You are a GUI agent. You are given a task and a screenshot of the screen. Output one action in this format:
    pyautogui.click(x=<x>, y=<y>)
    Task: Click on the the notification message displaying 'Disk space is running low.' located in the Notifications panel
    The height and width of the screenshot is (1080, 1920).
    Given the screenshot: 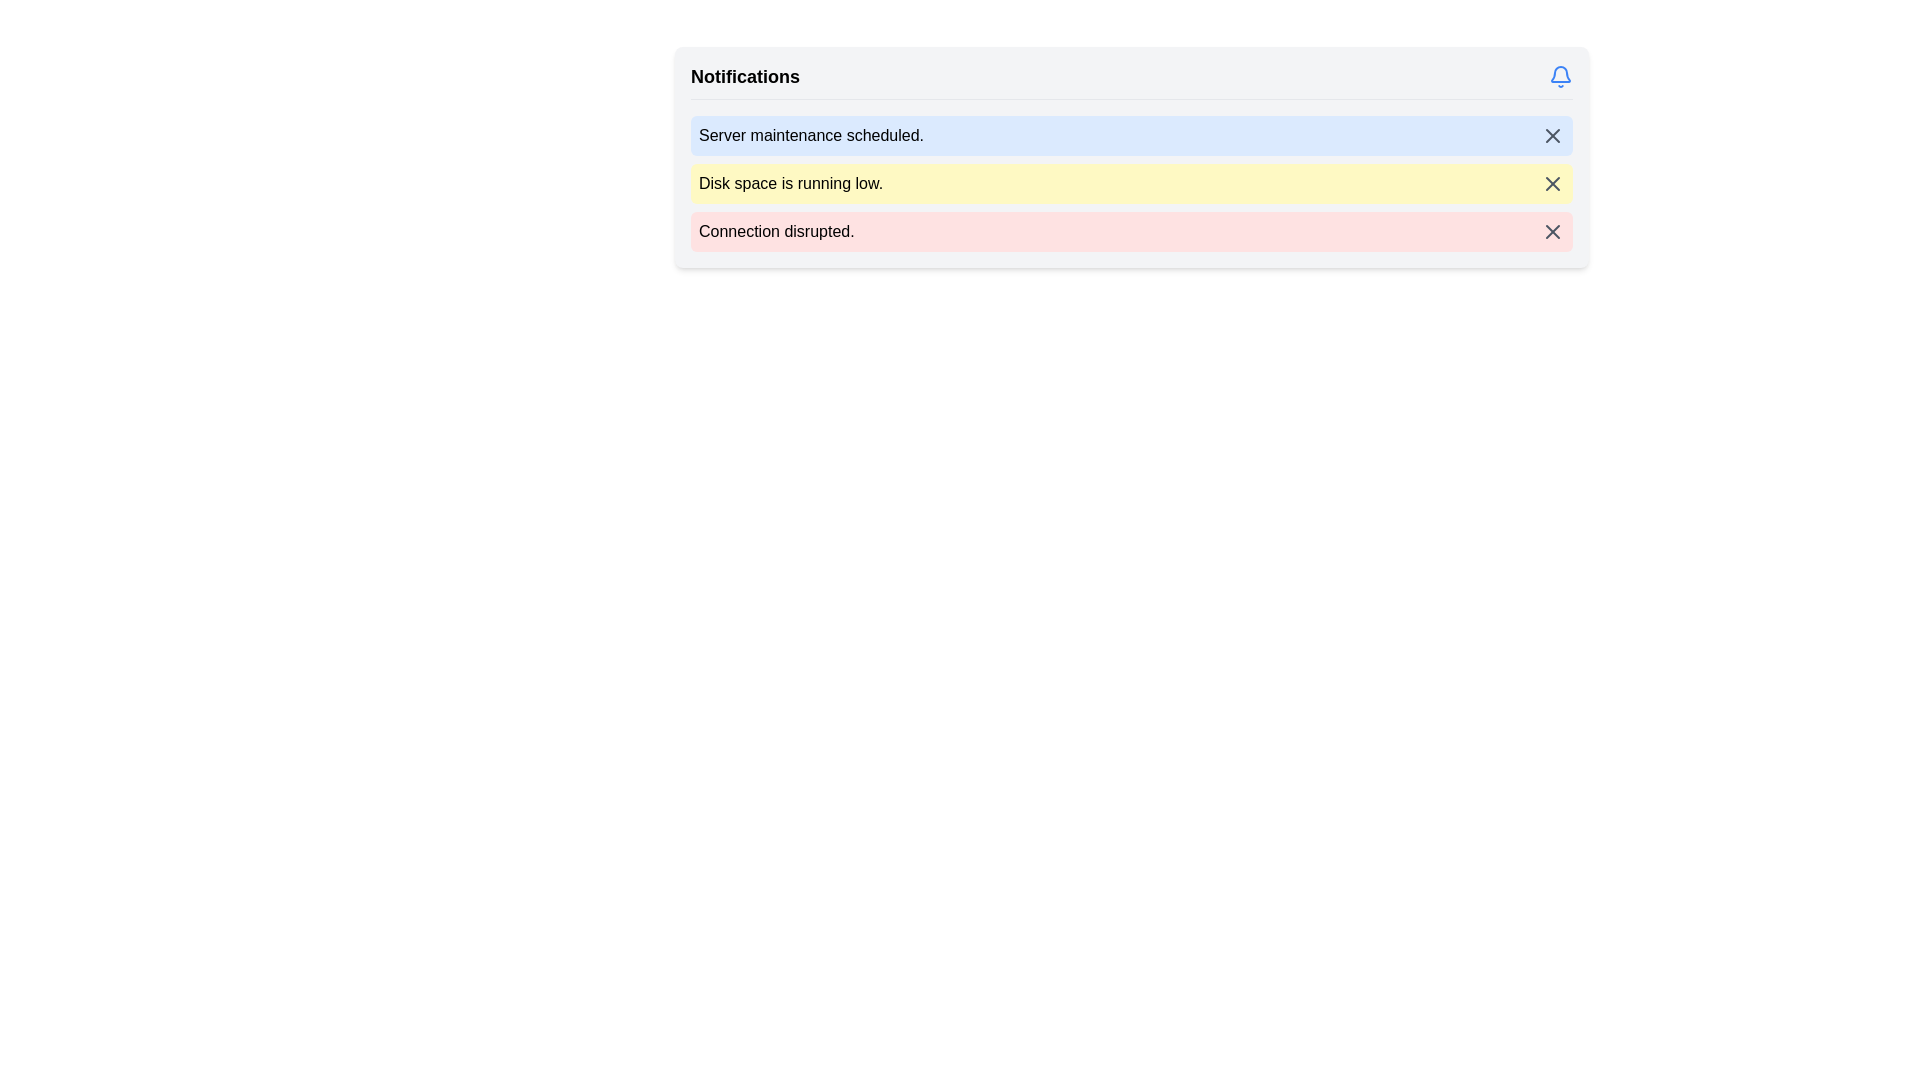 What is the action you would take?
    pyautogui.click(x=1132, y=184)
    